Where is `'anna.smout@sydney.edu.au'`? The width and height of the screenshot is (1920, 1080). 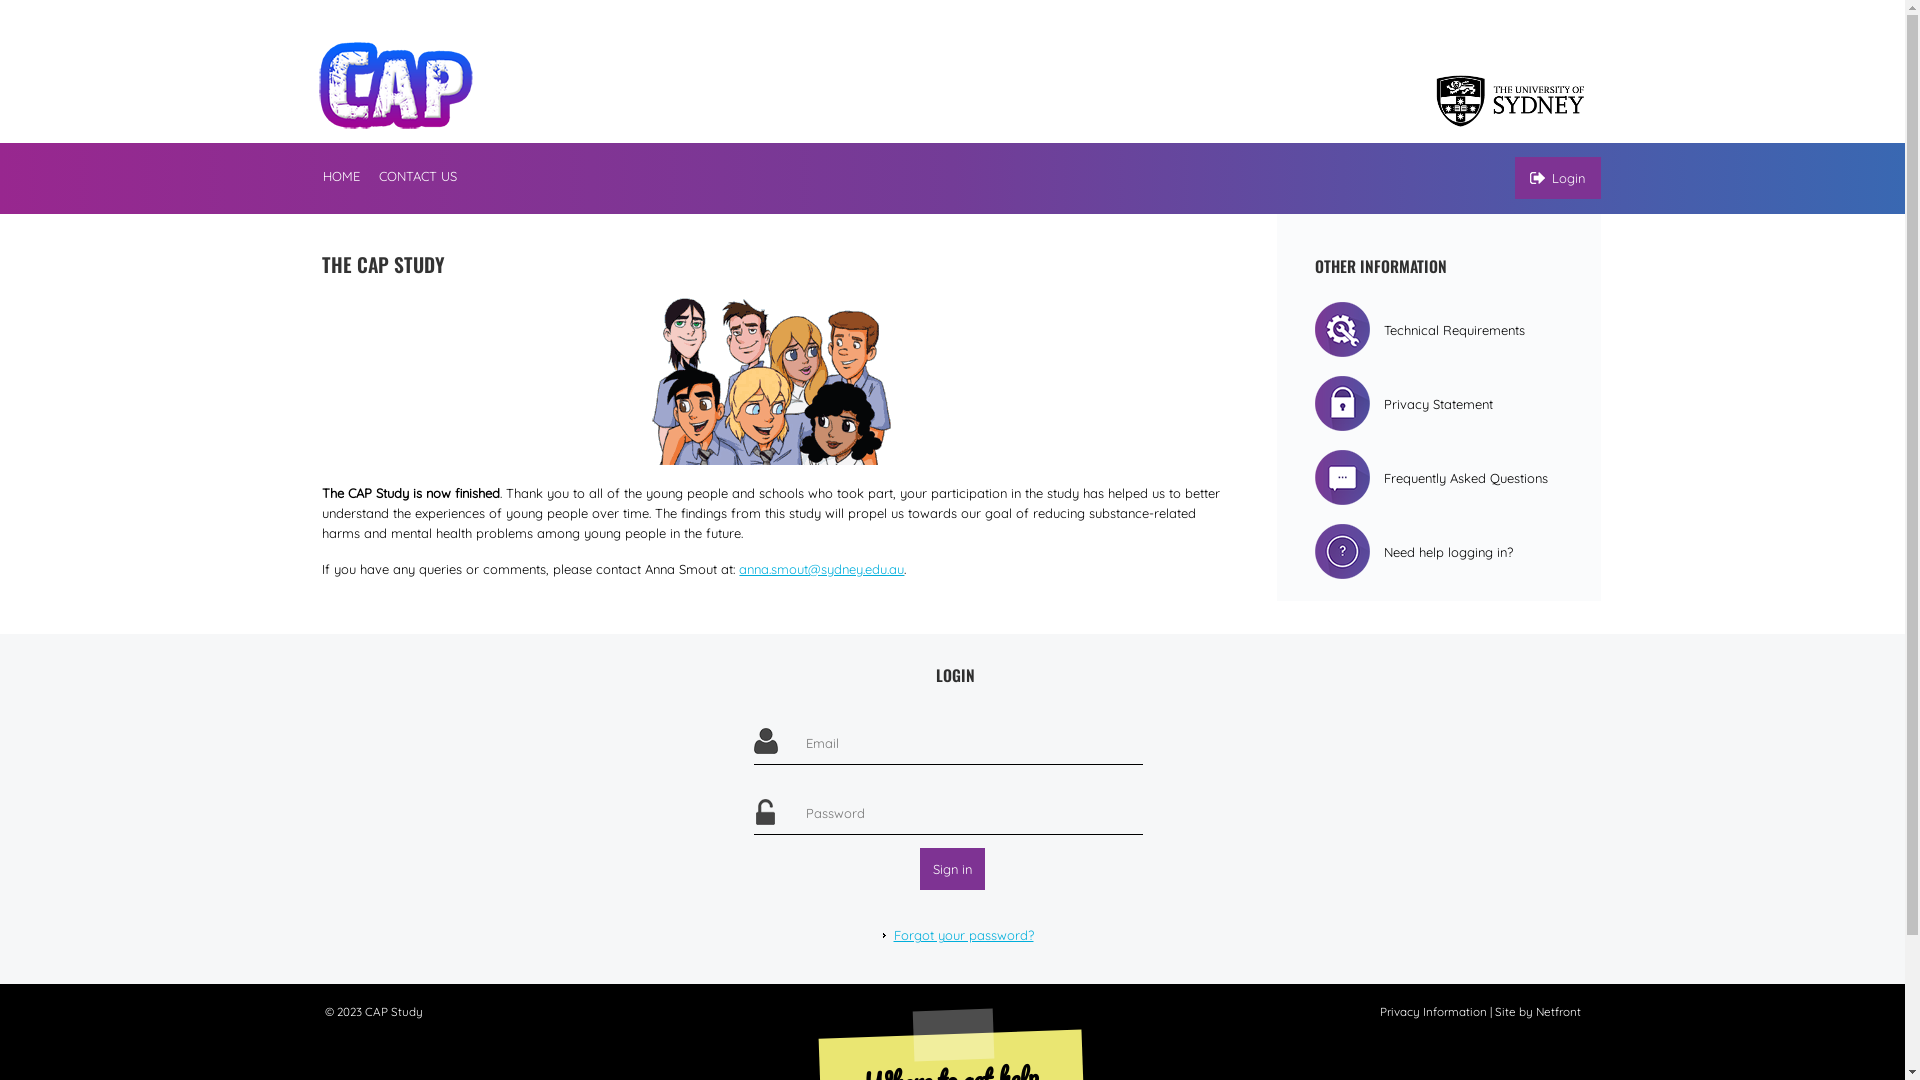
'anna.smout@sydney.edu.au' is located at coordinates (821, 569).